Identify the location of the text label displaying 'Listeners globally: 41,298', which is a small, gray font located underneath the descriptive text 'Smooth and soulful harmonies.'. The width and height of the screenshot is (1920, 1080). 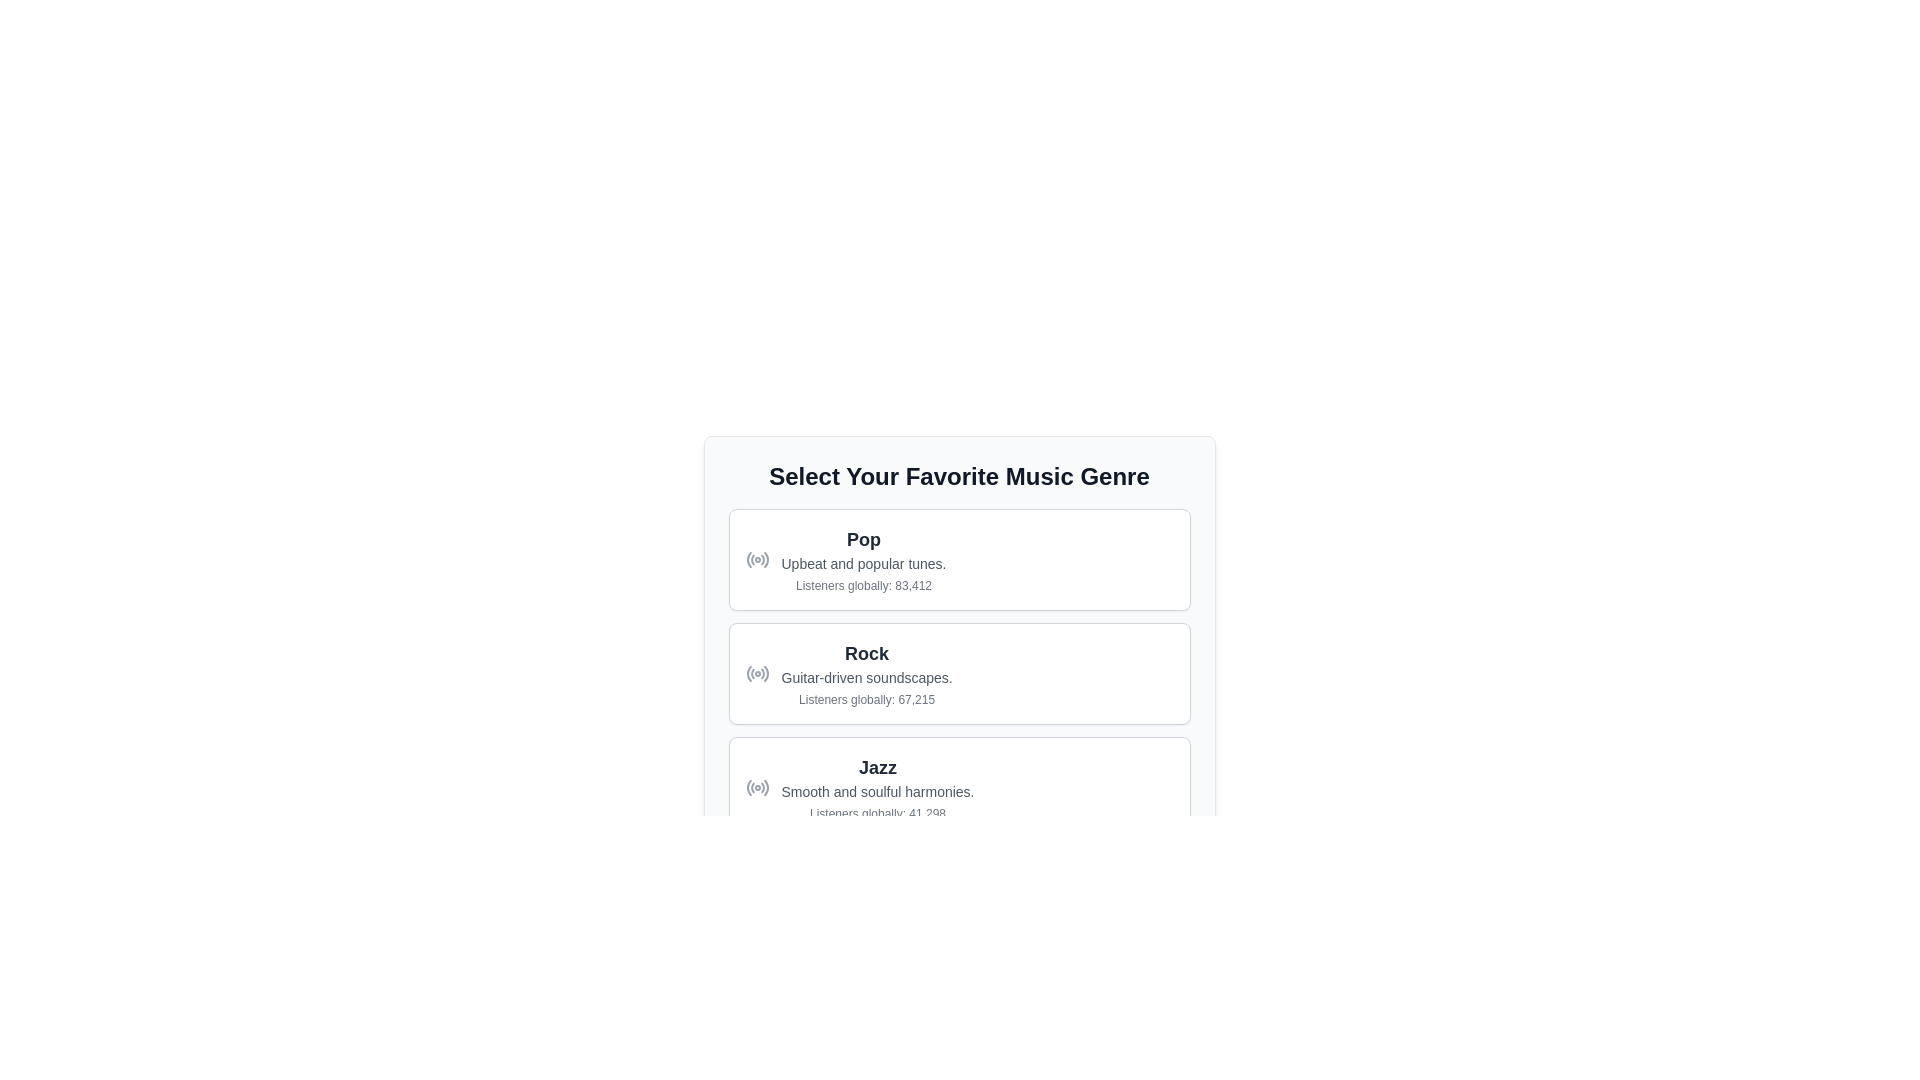
(878, 813).